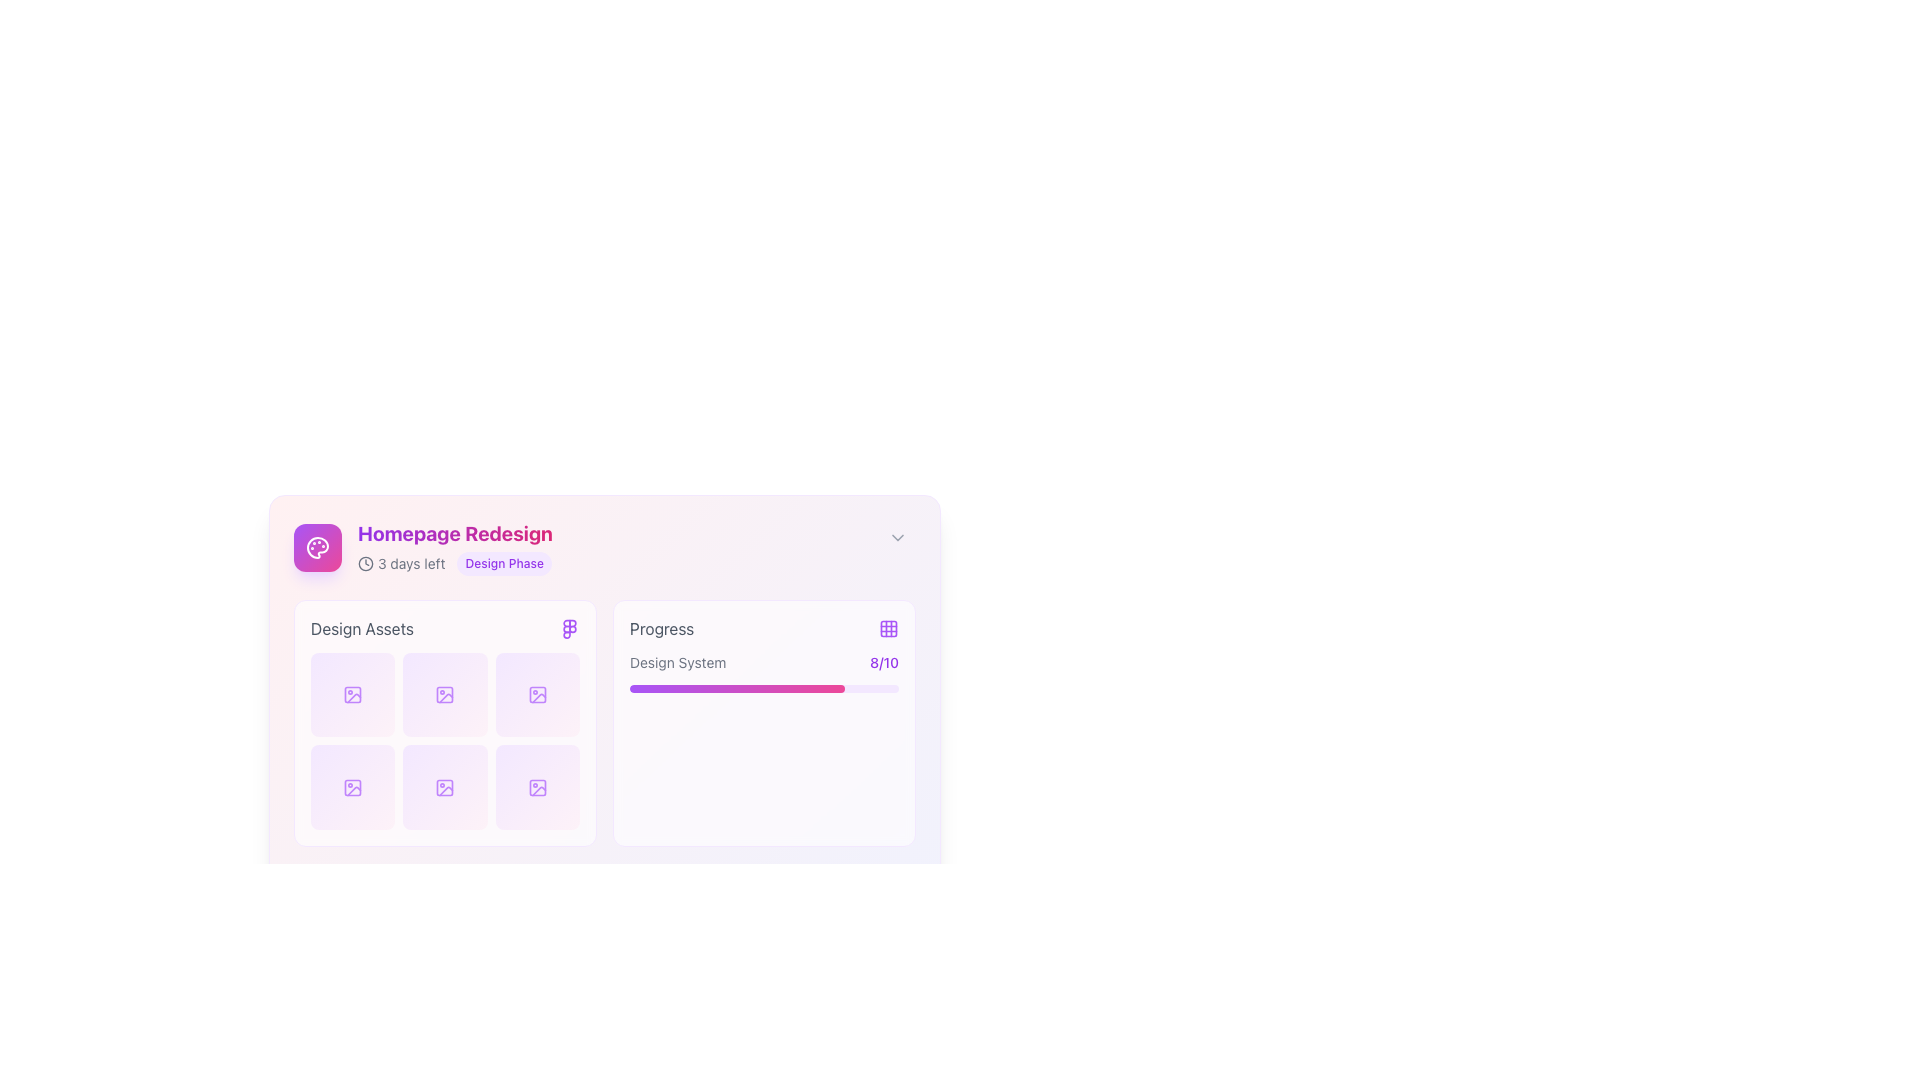 This screenshot has width=1920, height=1080. What do you see at coordinates (444, 786) in the screenshot?
I see `the soft purple rectangular icon with rounded corners in the second column of the second row of a grid layout` at bounding box center [444, 786].